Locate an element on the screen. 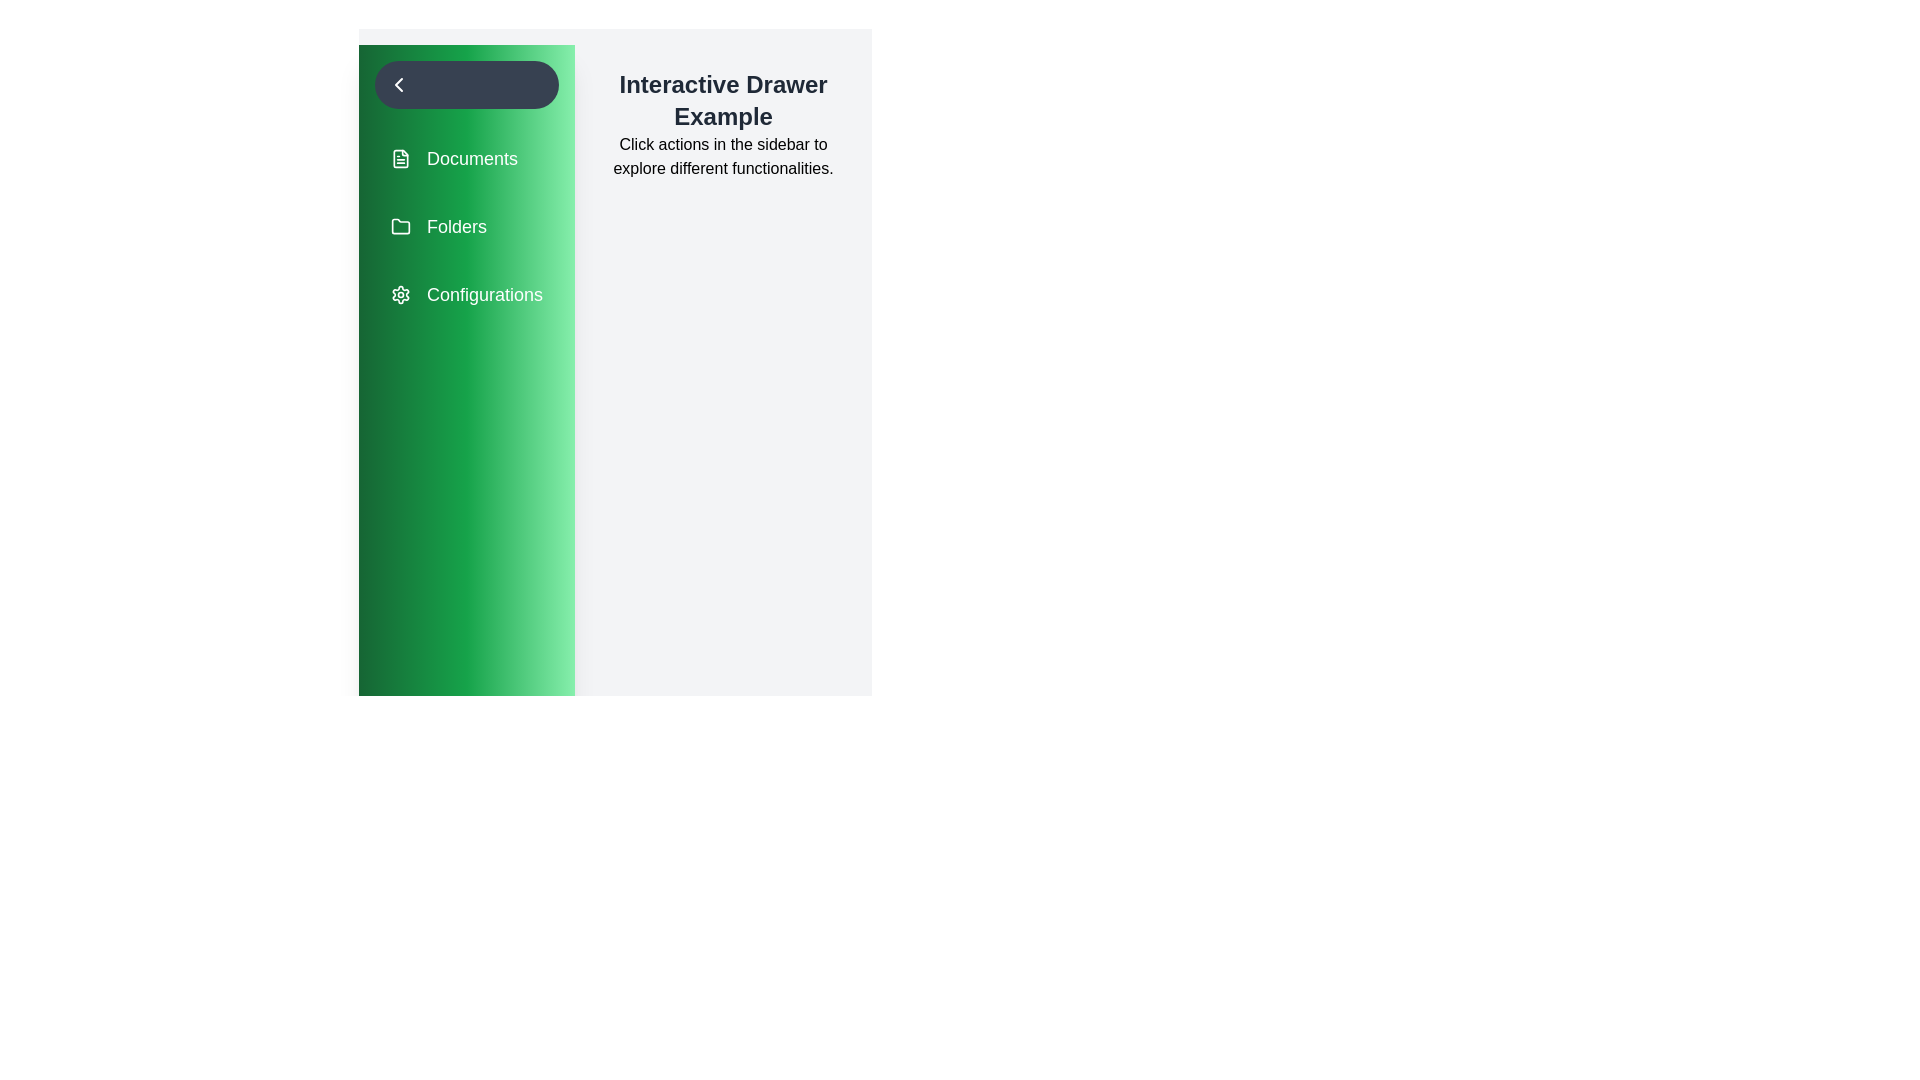 Image resolution: width=1920 pixels, height=1080 pixels. the menu item Documents to navigate to the corresponding section is located at coordinates (465, 157).